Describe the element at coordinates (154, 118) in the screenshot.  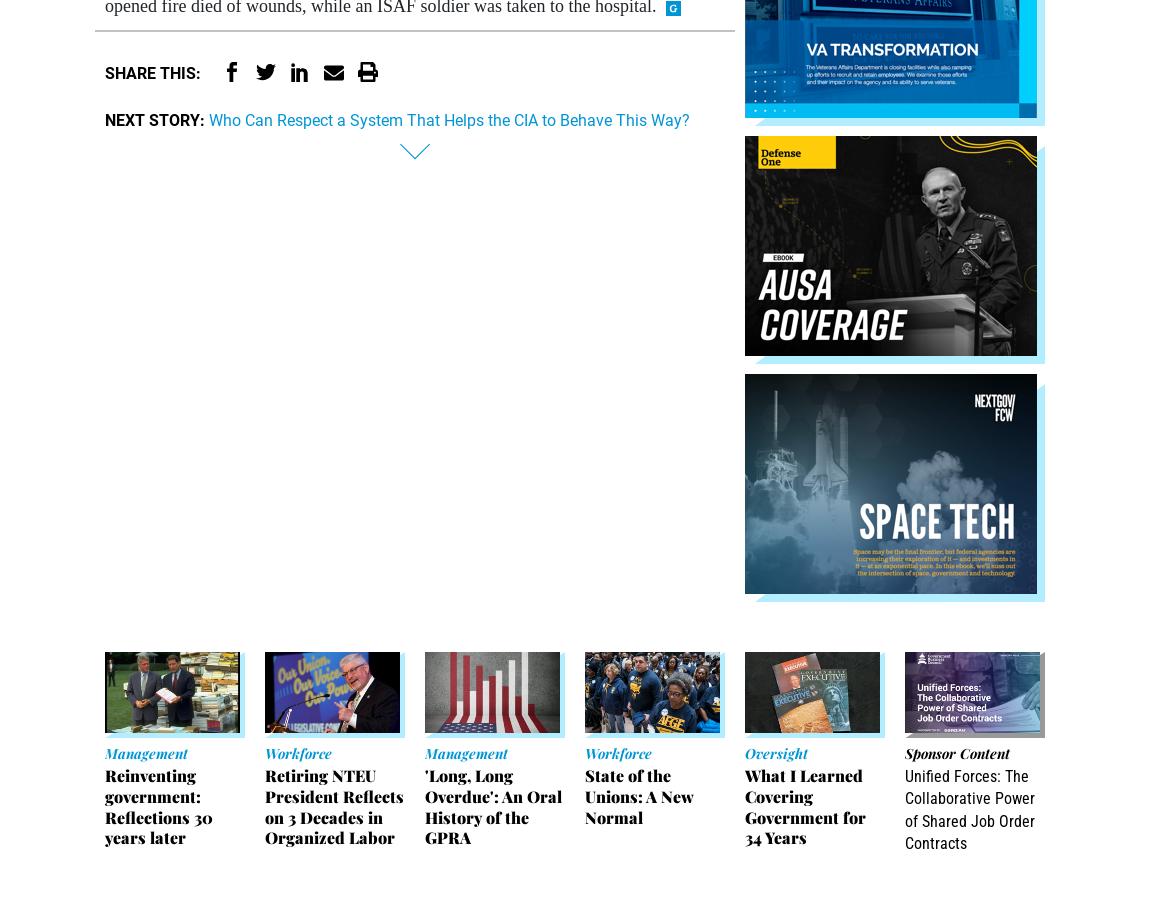
I see `'NEXT STORY:'` at that location.